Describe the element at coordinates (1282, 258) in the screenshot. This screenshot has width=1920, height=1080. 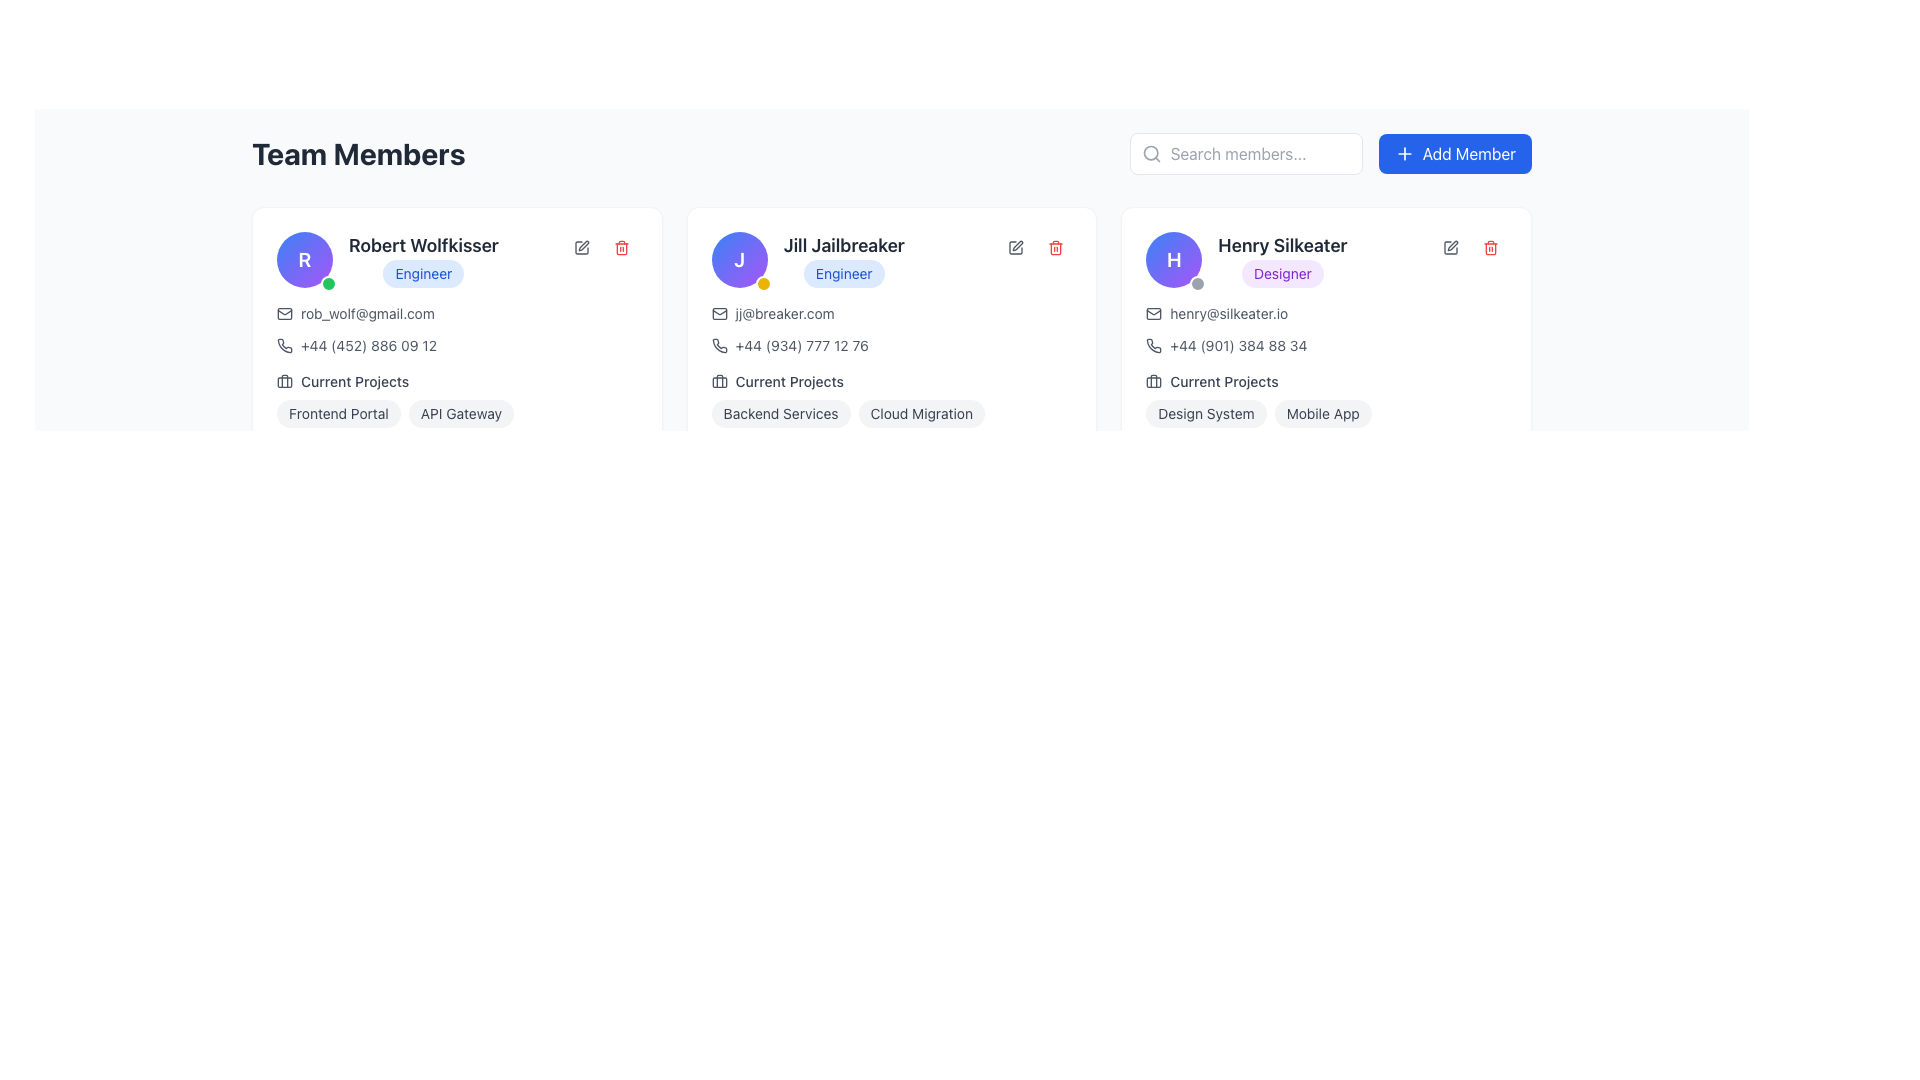
I see `the text and label combination displaying 'Henry Silkeater' styled in bold, large, gray text followed by the label 'Designer' on a purple background to use it as a reference for identifying related elements` at that location.